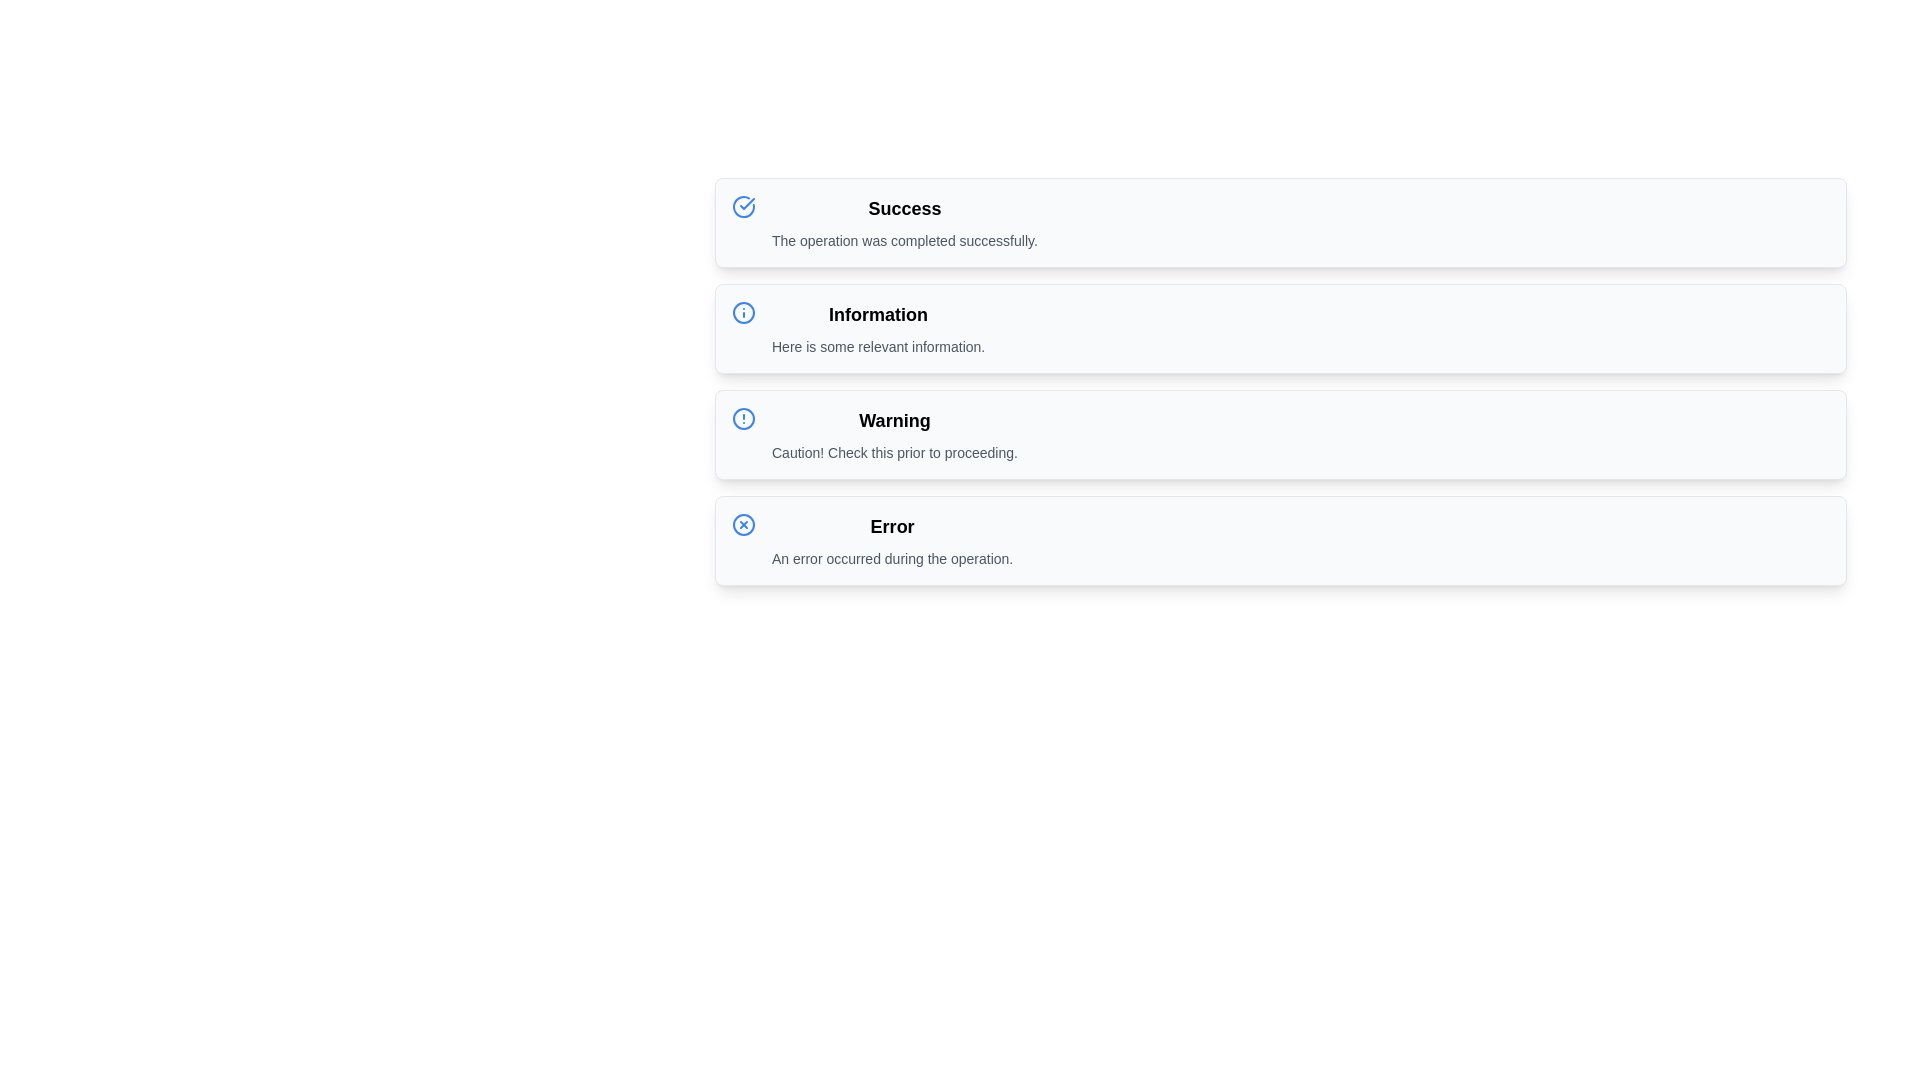 Image resolution: width=1920 pixels, height=1080 pixels. Describe the element at coordinates (1281, 434) in the screenshot. I see `the warning notification card located as the third block in a vertically-stacked list of notifications, positioned between the 'Information' and 'Error' blocks` at that location.